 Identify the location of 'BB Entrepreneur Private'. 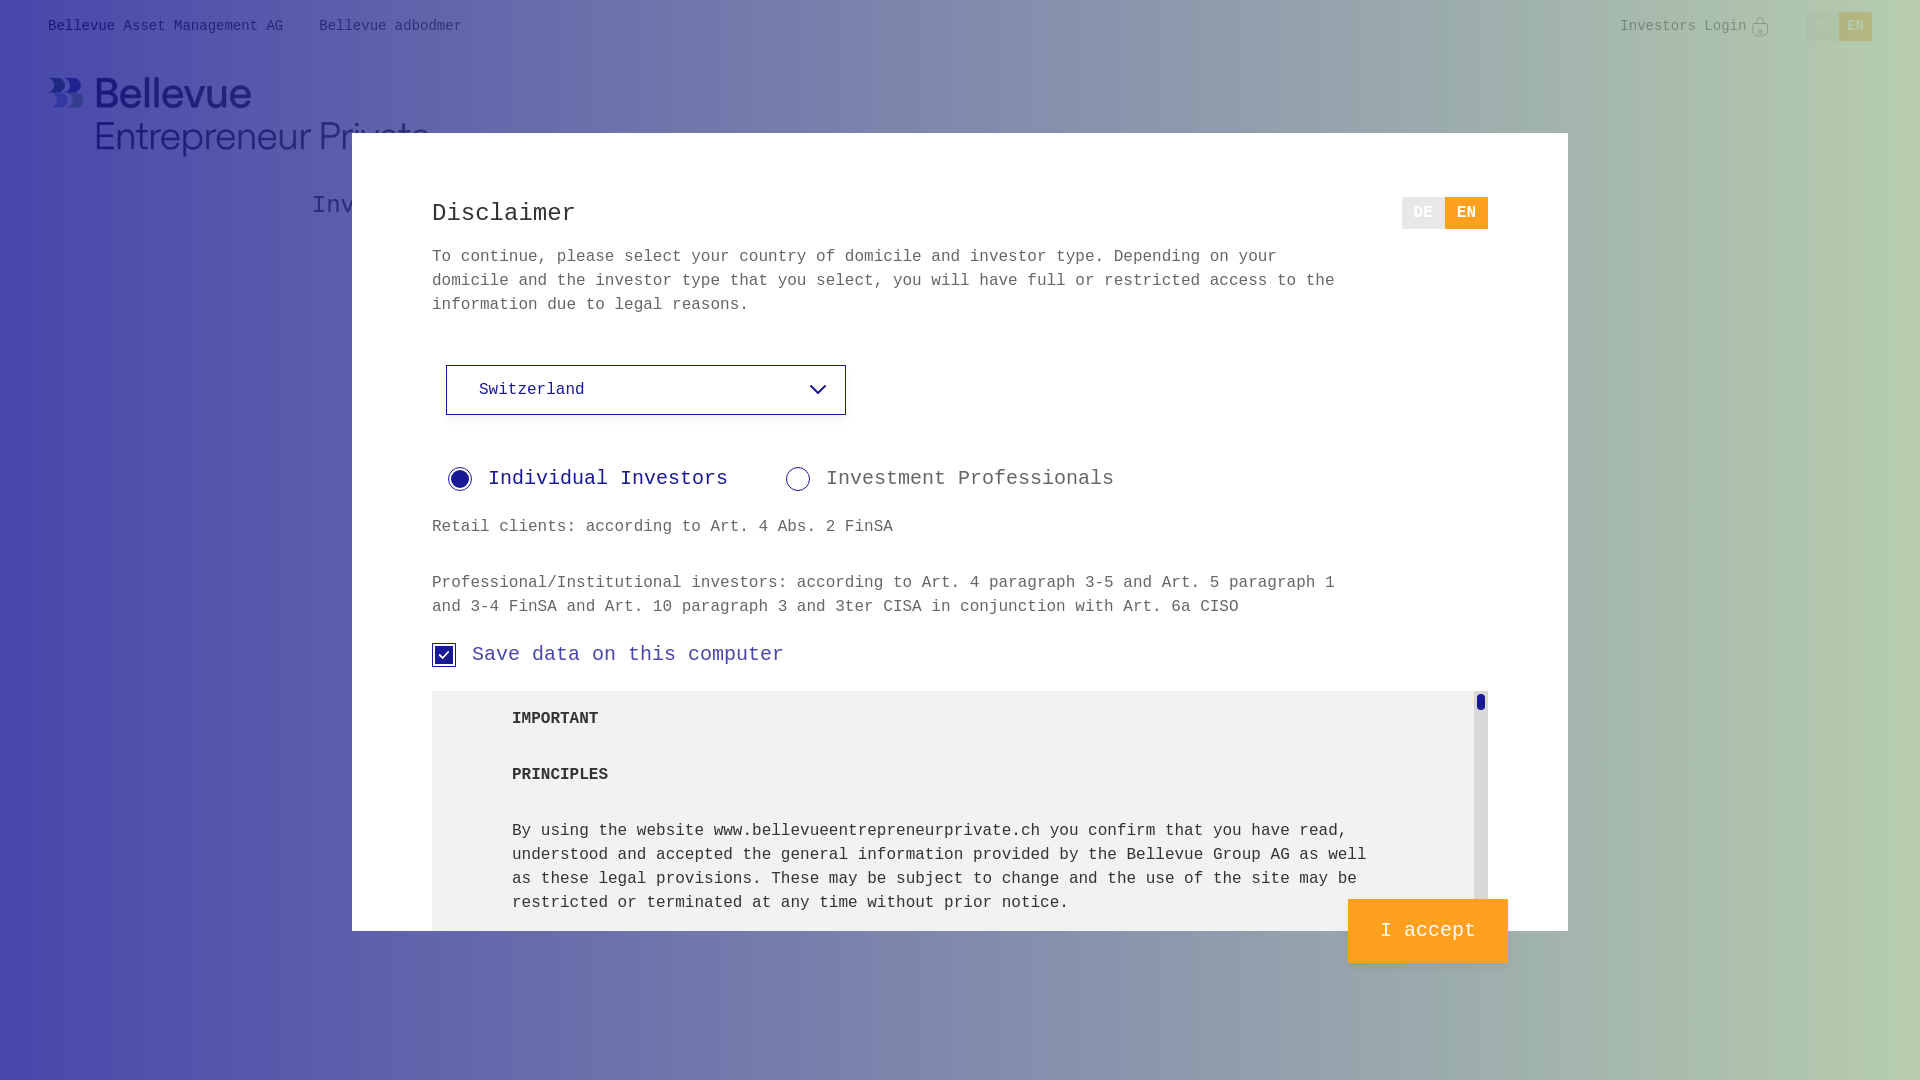
(48, 116).